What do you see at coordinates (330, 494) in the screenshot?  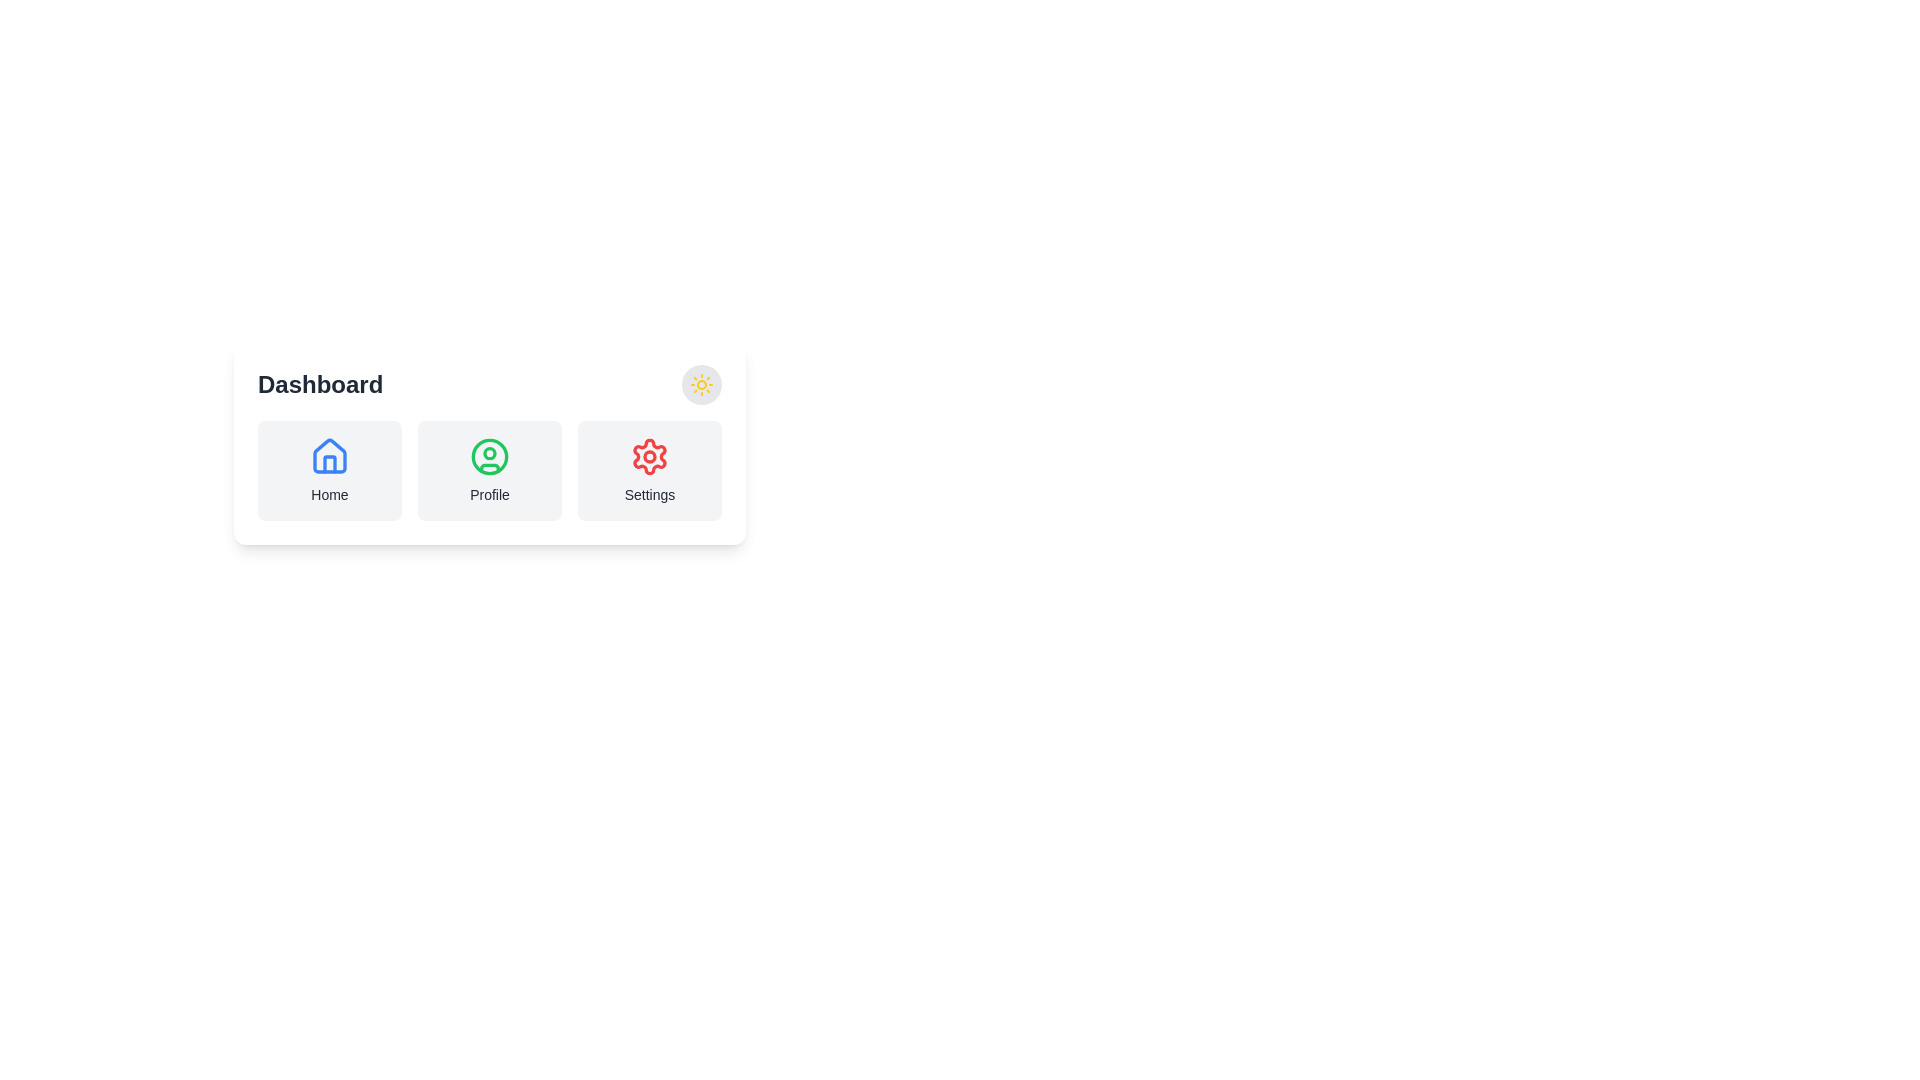 I see `the Text Label located under the house icon in the 'Home' section, which indicates the purpose of the associated section or button` at bounding box center [330, 494].